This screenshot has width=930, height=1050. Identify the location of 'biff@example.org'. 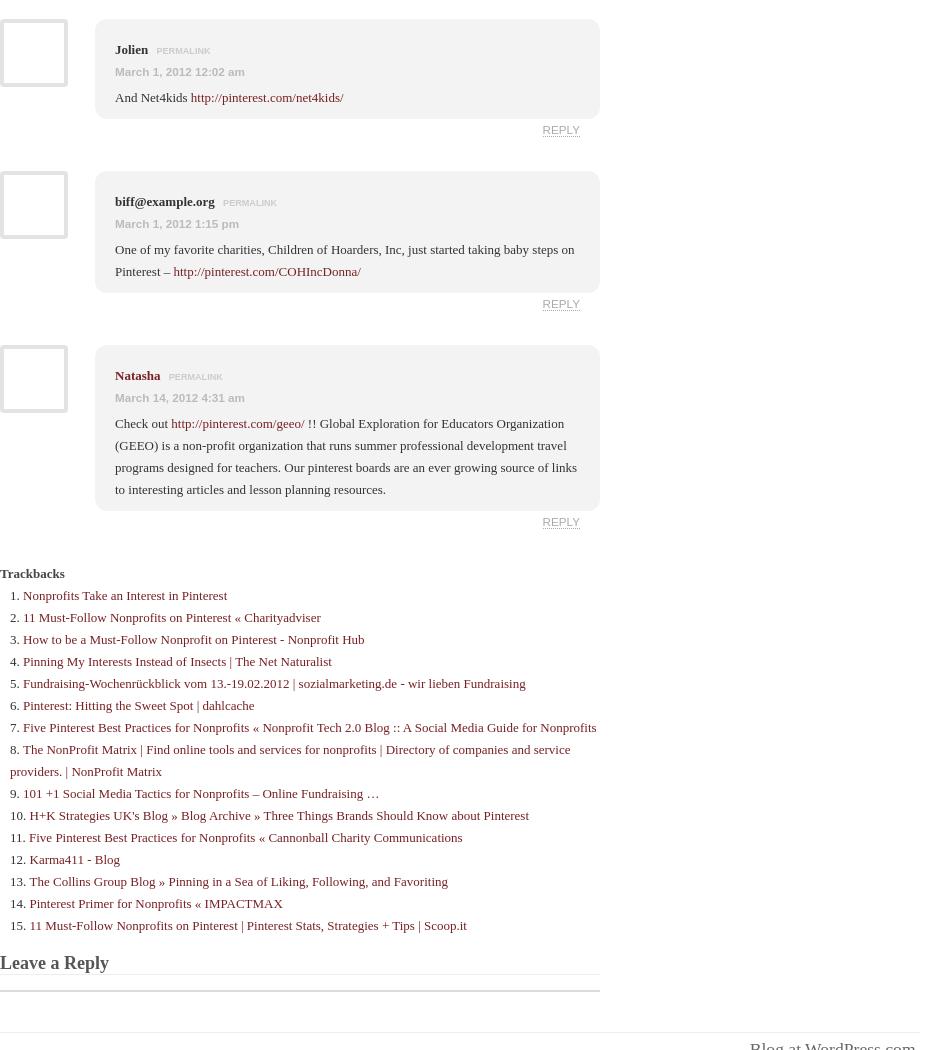
(165, 199).